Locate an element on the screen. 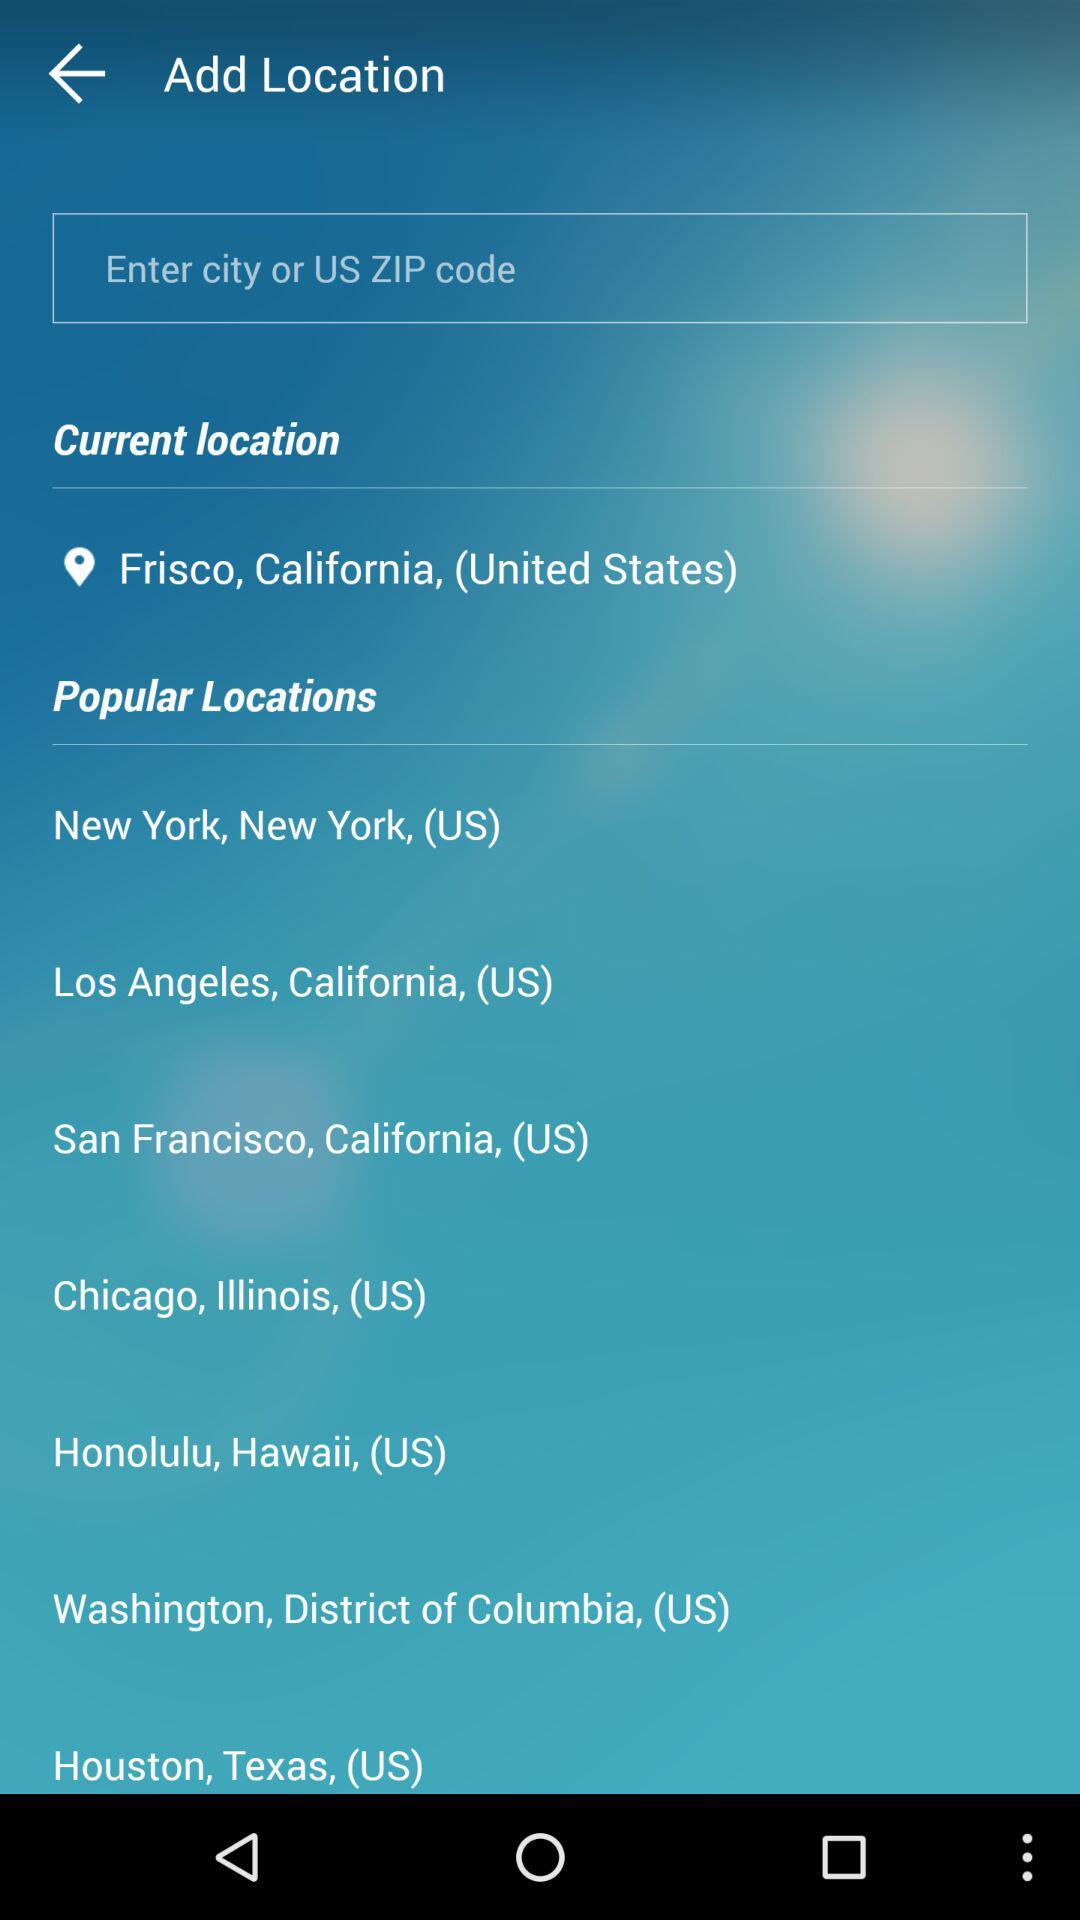 This screenshot has height=1920, width=1080. san francisco california is located at coordinates (320, 1137).